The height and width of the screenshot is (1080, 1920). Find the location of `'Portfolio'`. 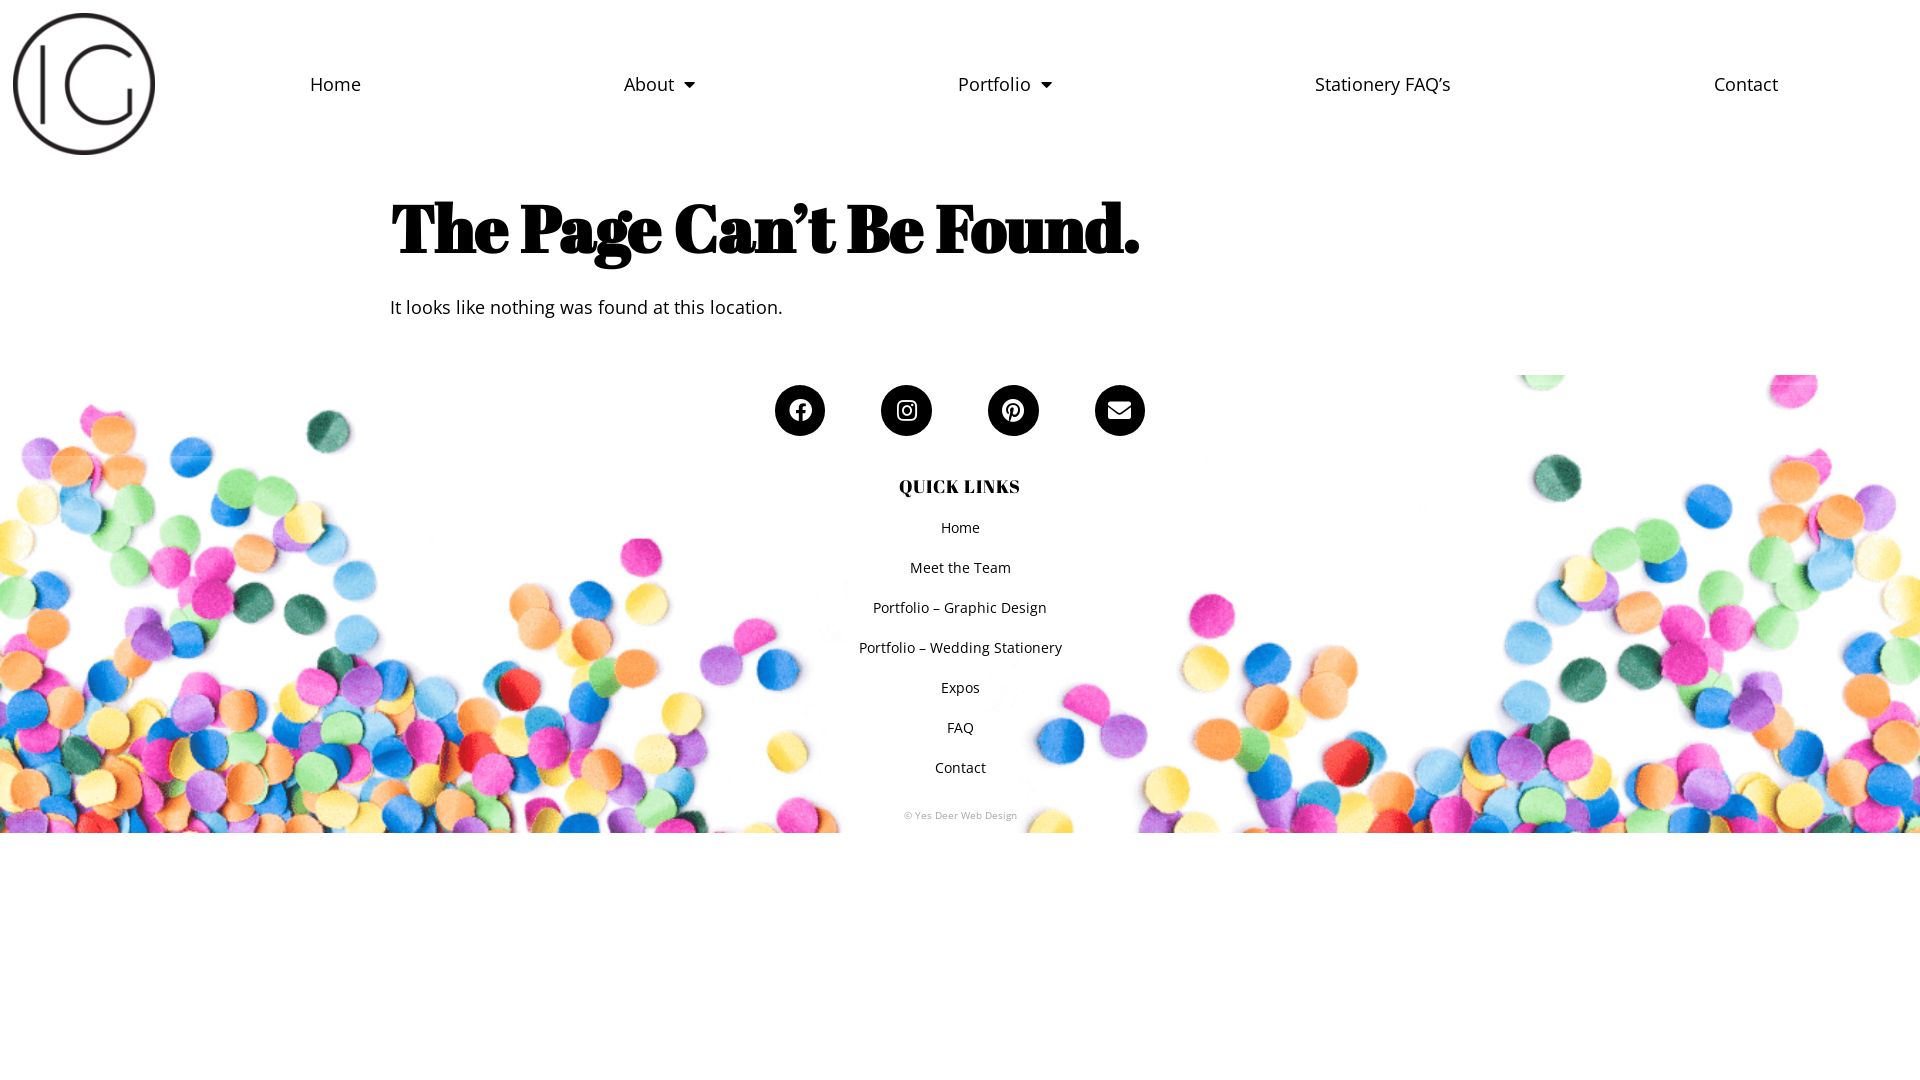

'Portfolio' is located at coordinates (1005, 83).